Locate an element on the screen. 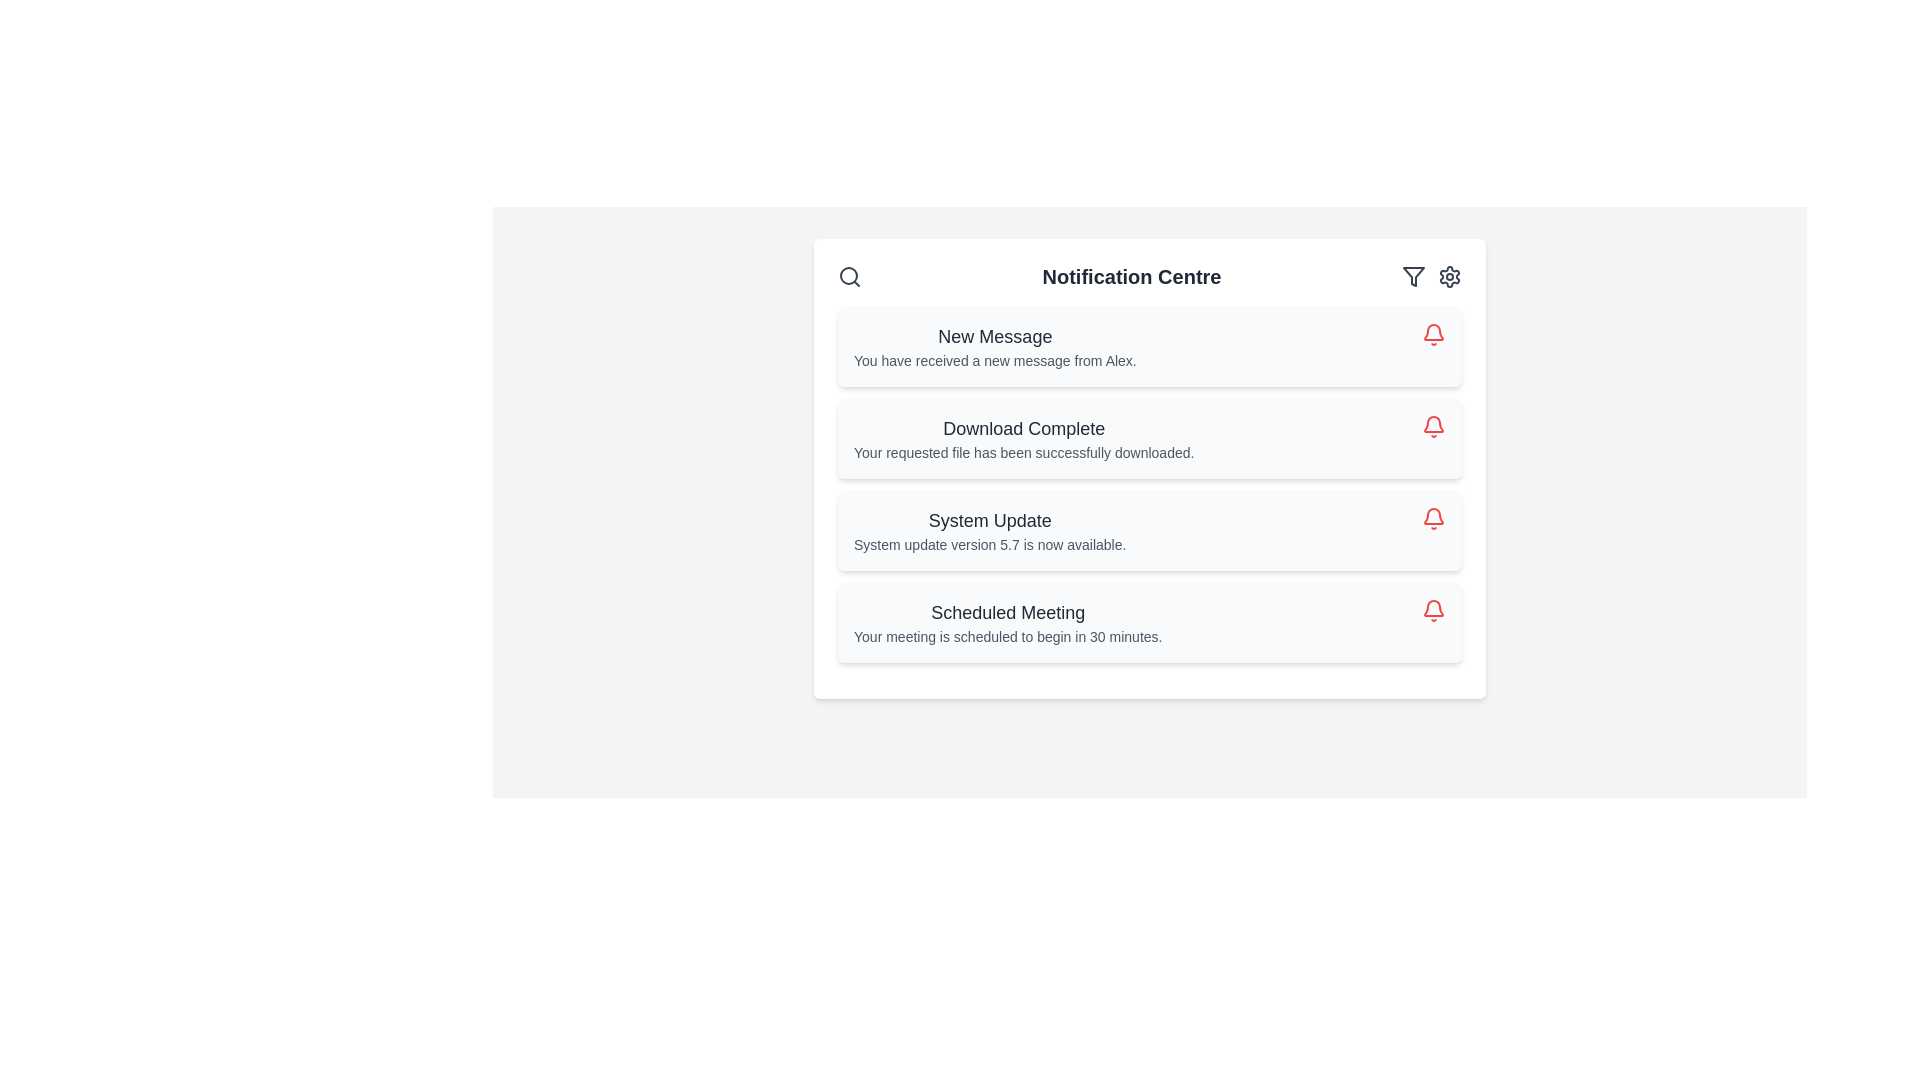 The image size is (1920, 1080). the filtering icon located in the top-right corner of the notification center panel, to the left of the settings icon is located at coordinates (1413, 277).